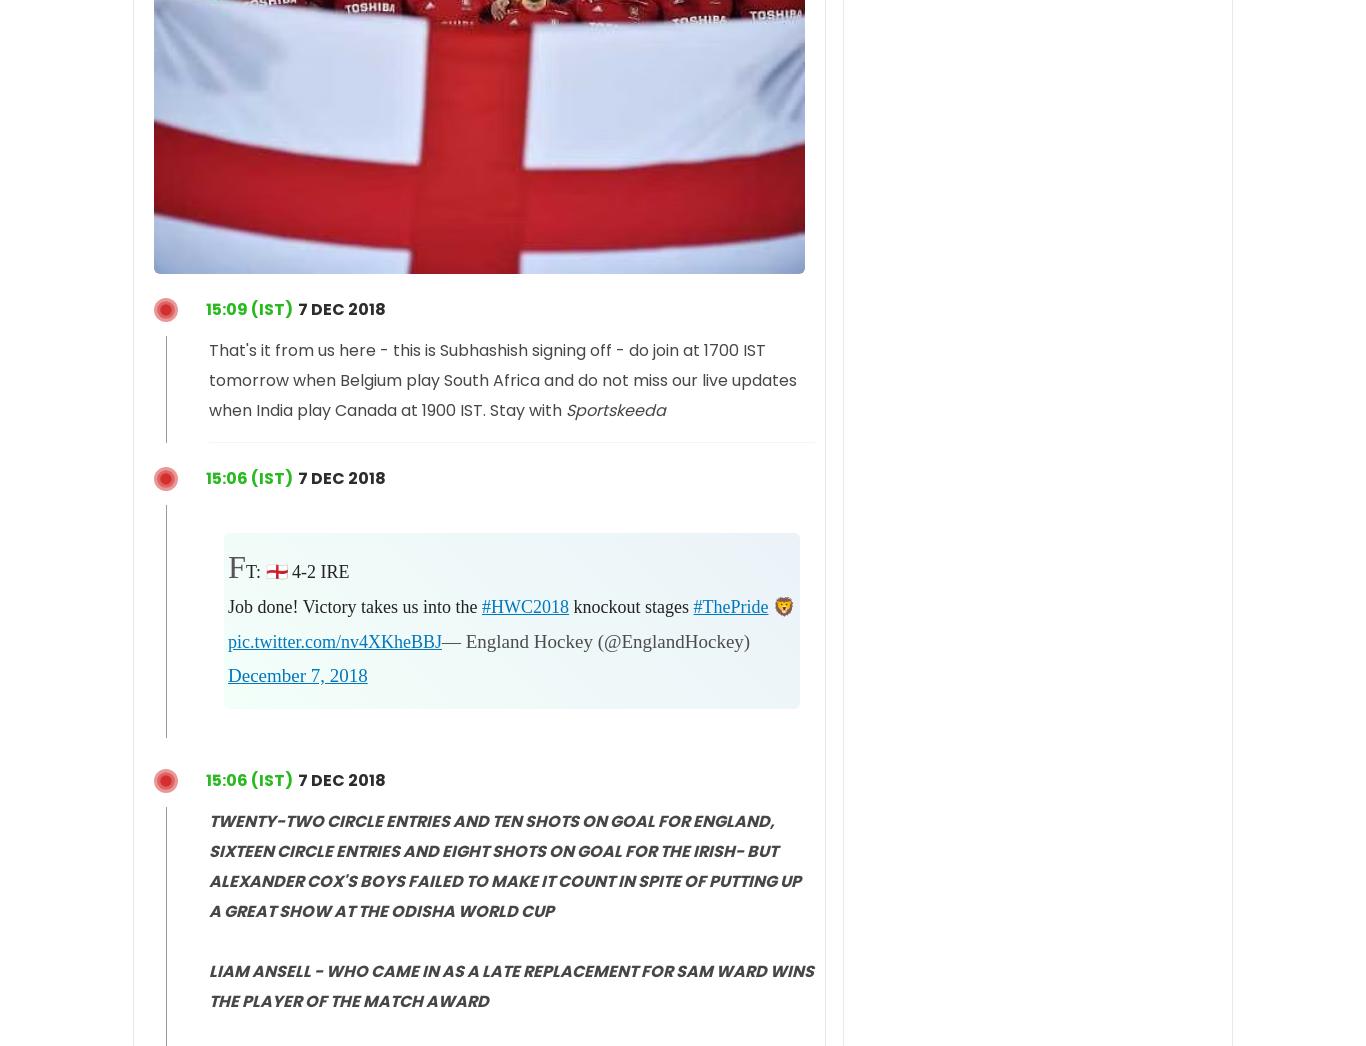 This screenshot has height=1046, width=1366. I want to click on 'FT: 🏴󠁧󠁢󠁥󠁮󠁧󠁿 4-2 IRE', so click(226, 566).